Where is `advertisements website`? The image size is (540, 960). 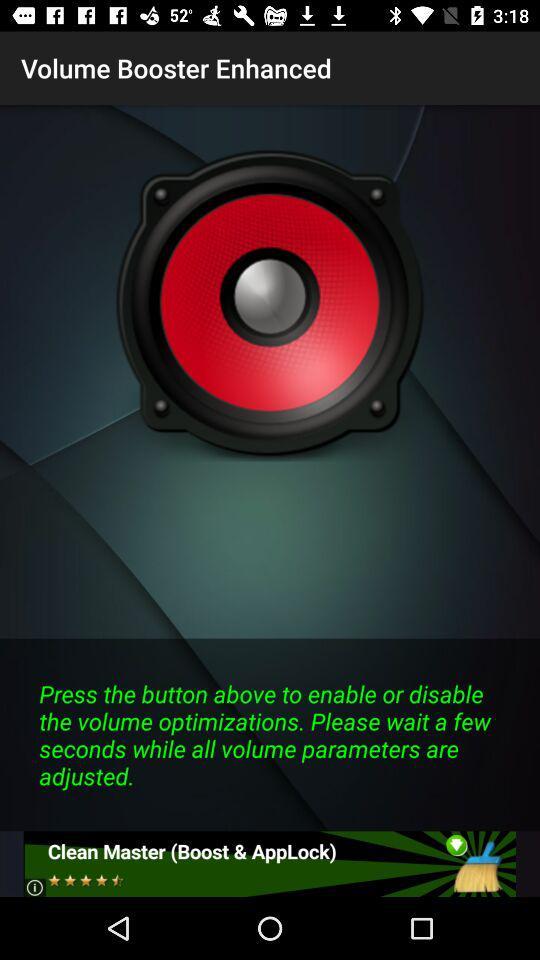 advertisements website is located at coordinates (269, 863).